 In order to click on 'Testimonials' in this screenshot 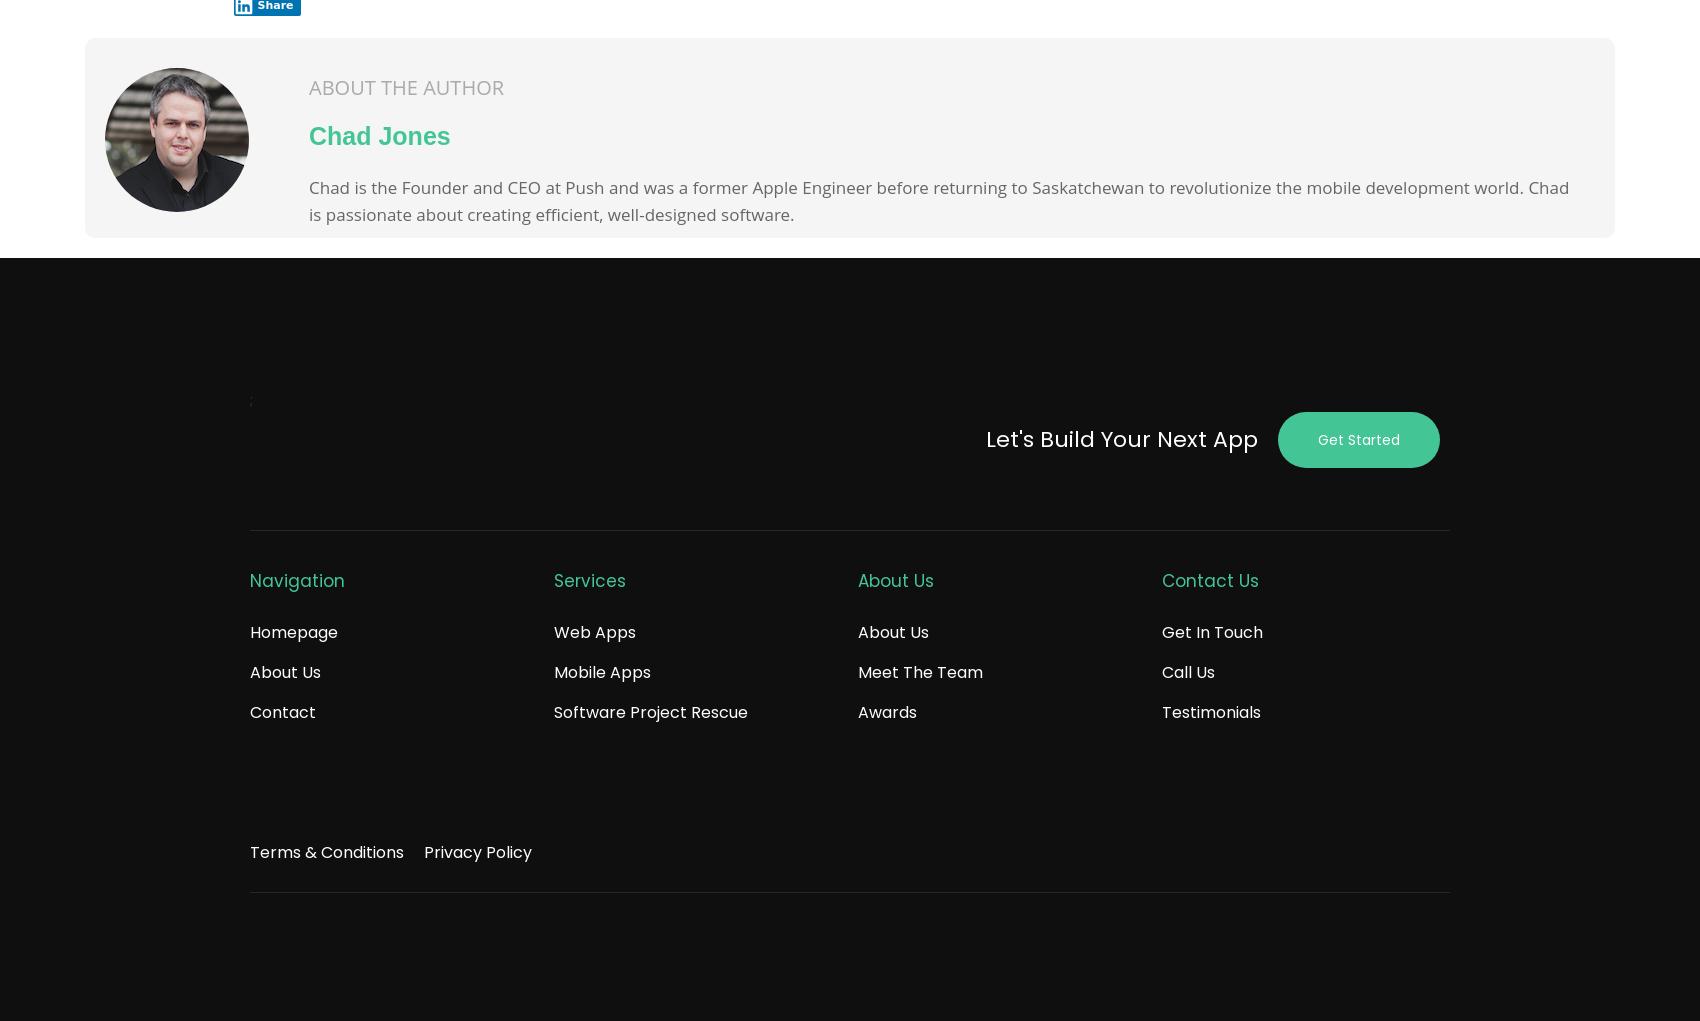, I will do `click(1210, 711)`.